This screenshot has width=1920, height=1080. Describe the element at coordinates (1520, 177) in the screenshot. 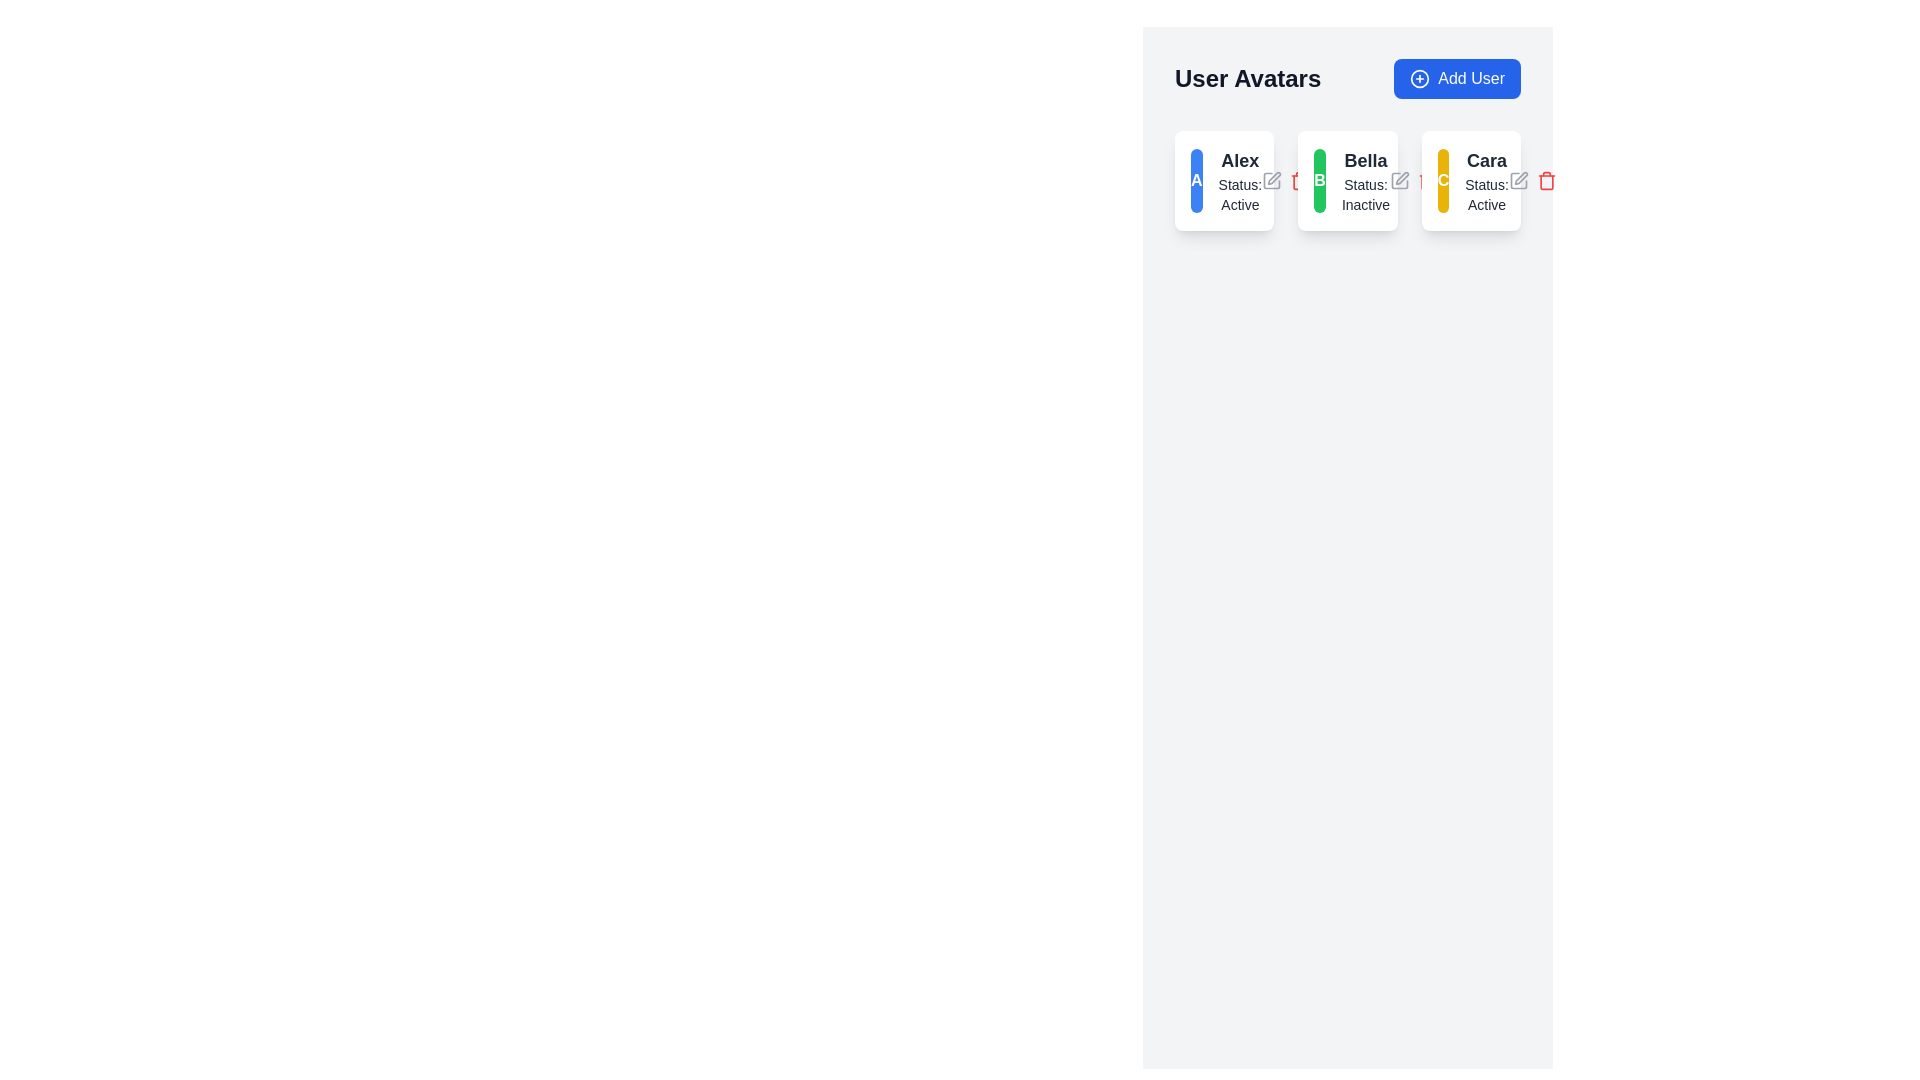

I see `the edit icon button represented by a pen graphic located to the right of the 'Status: Active' text in the 'Cara' user card to initiate an edit action` at that location.